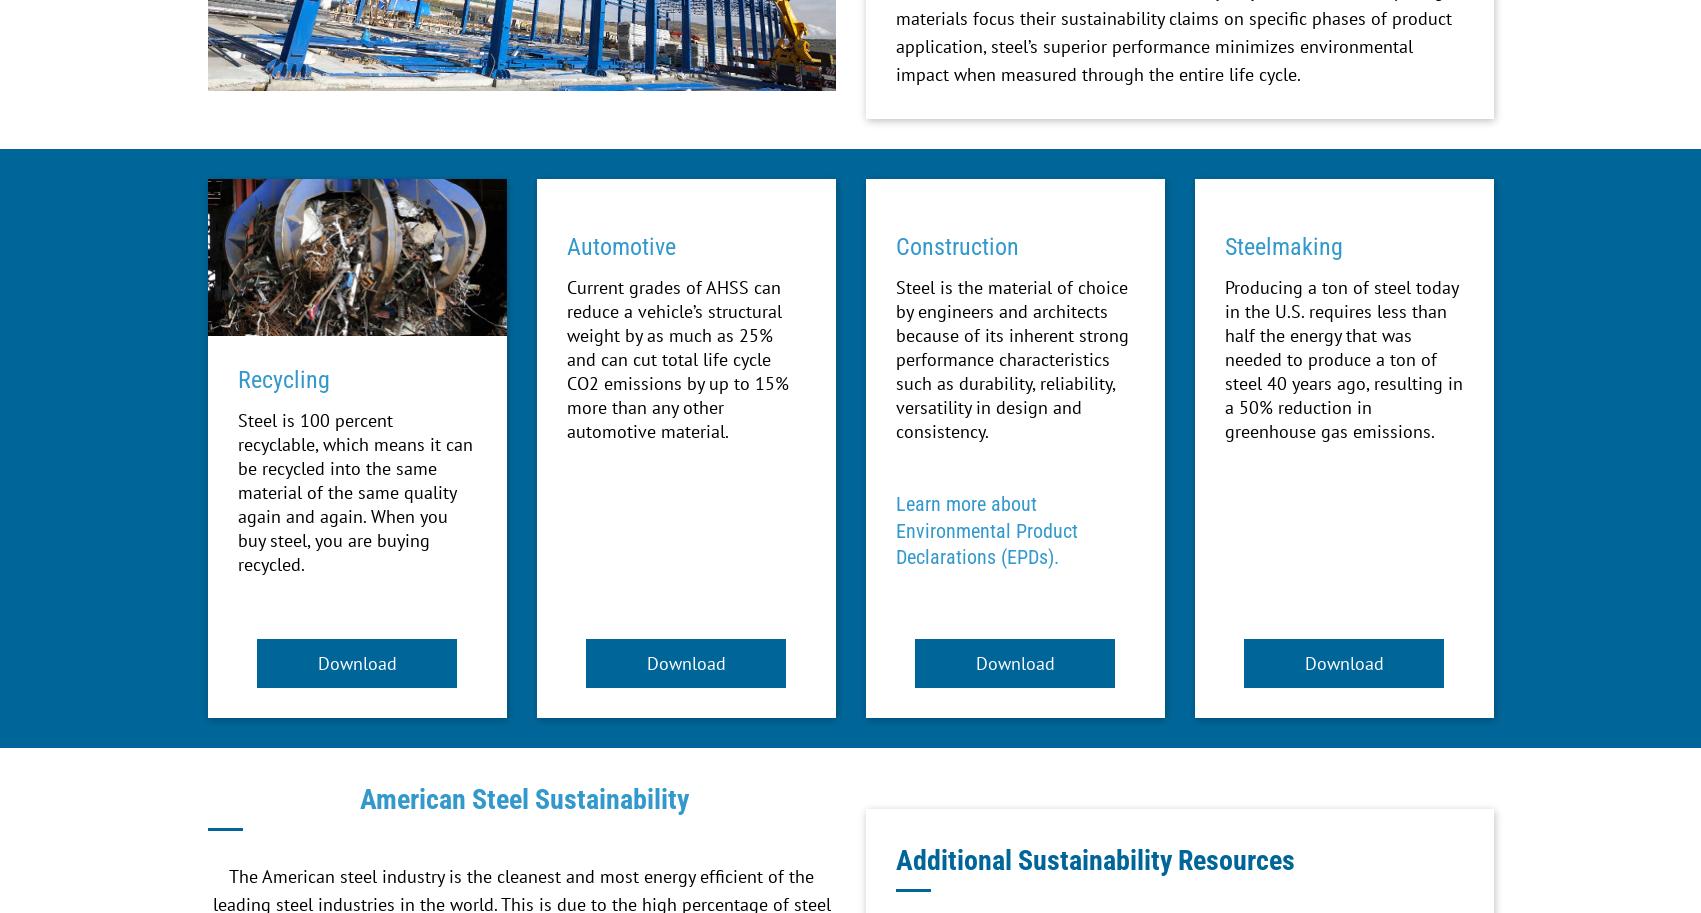 The image size is (1701, 913). I want to click on 'Producing a ton of steel today in the U.S. requires less than half the energy that was needed to produce a ton of steel 40 years ago, resulting in a 50% reduction in greenhouse gas emissions.', so click(1341, 358).